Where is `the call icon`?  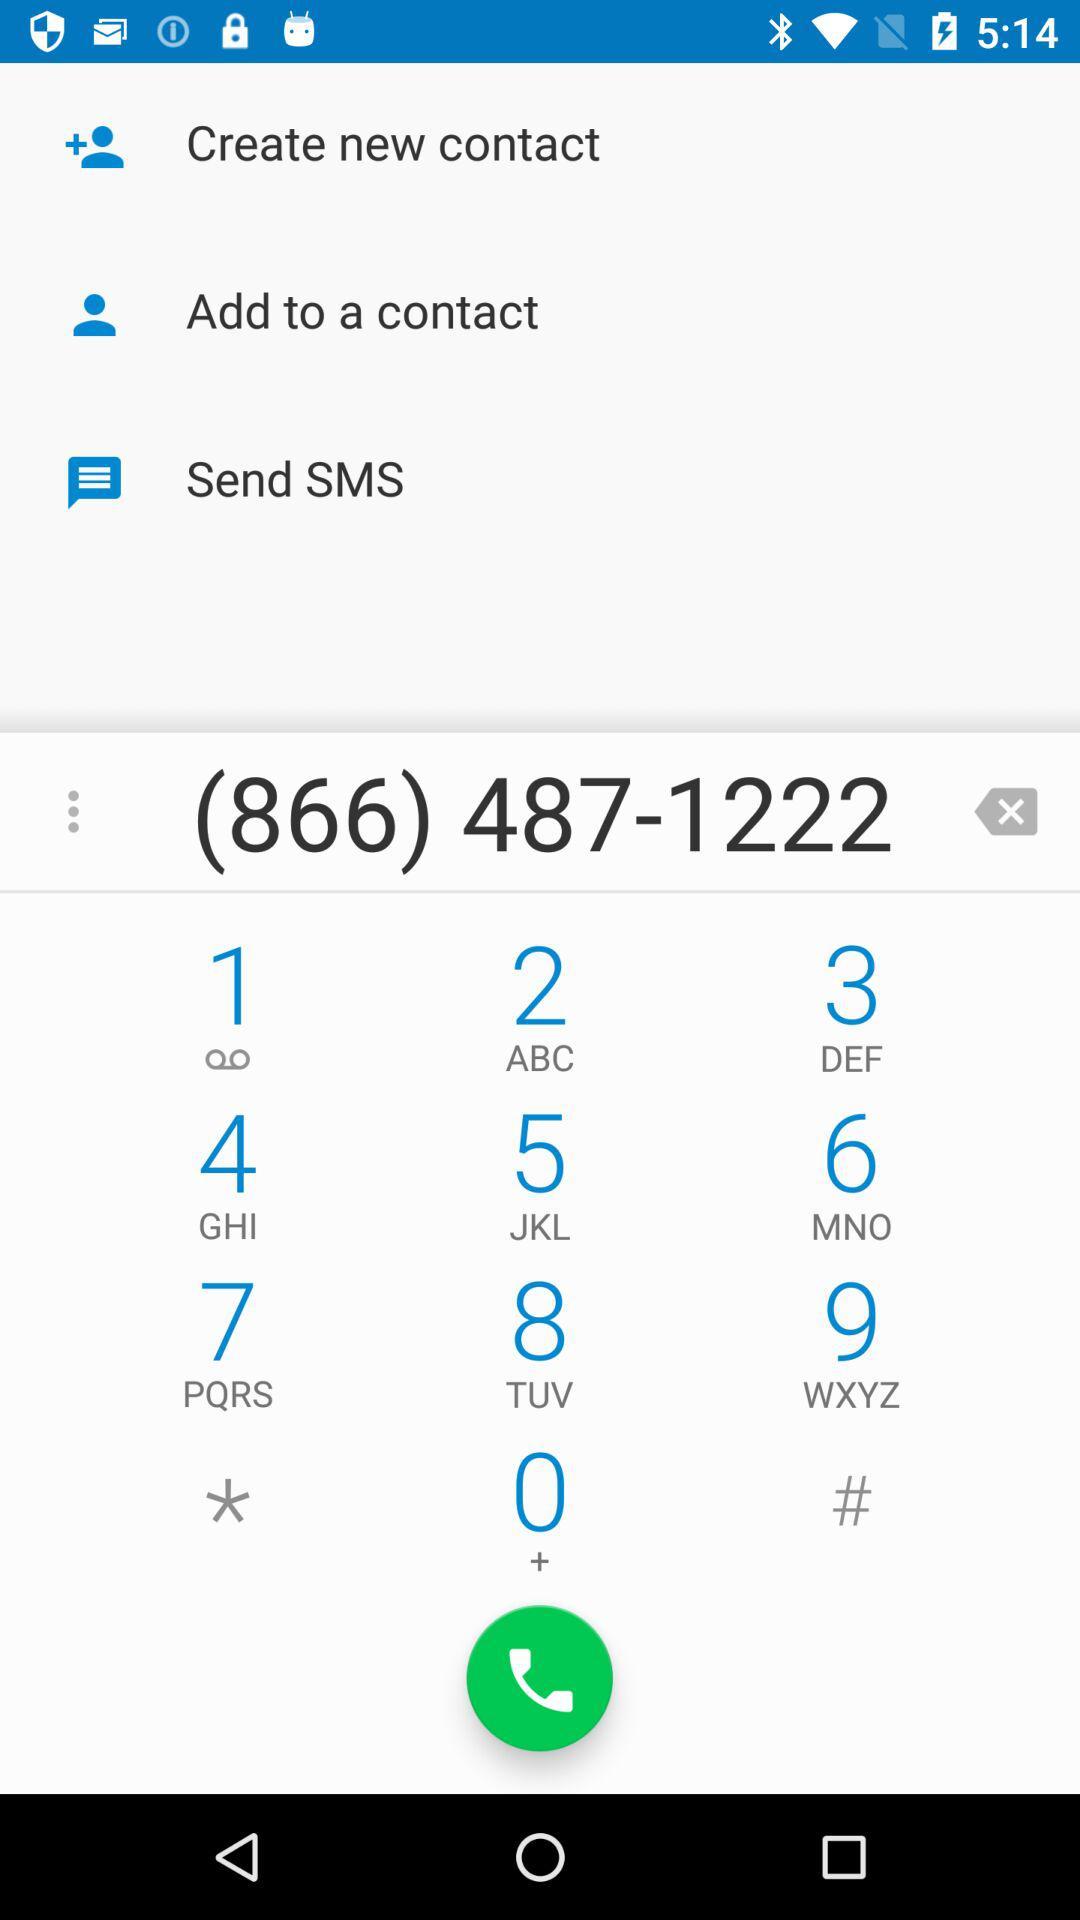 the call icon is located at coordinates (540, 1678).